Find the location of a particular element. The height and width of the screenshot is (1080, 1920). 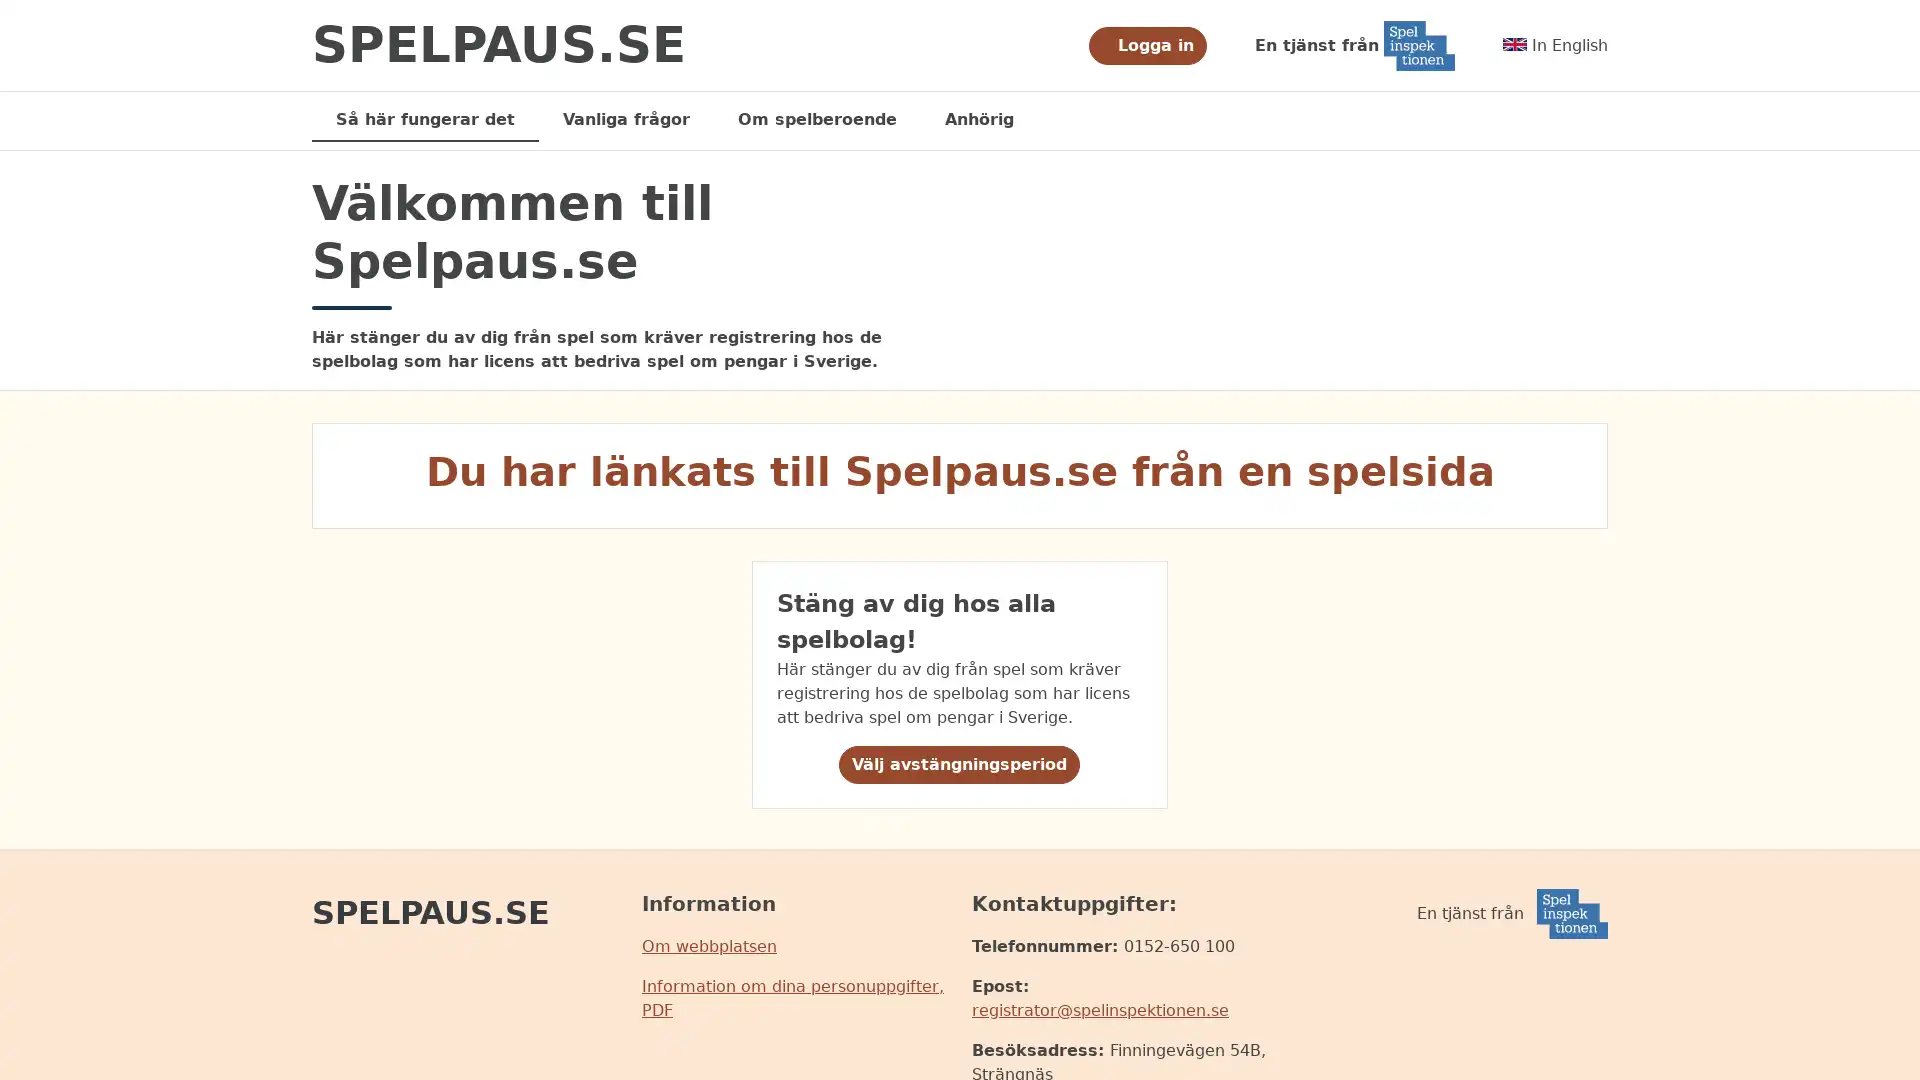

Logga in is located at coordinates (1145, 45).